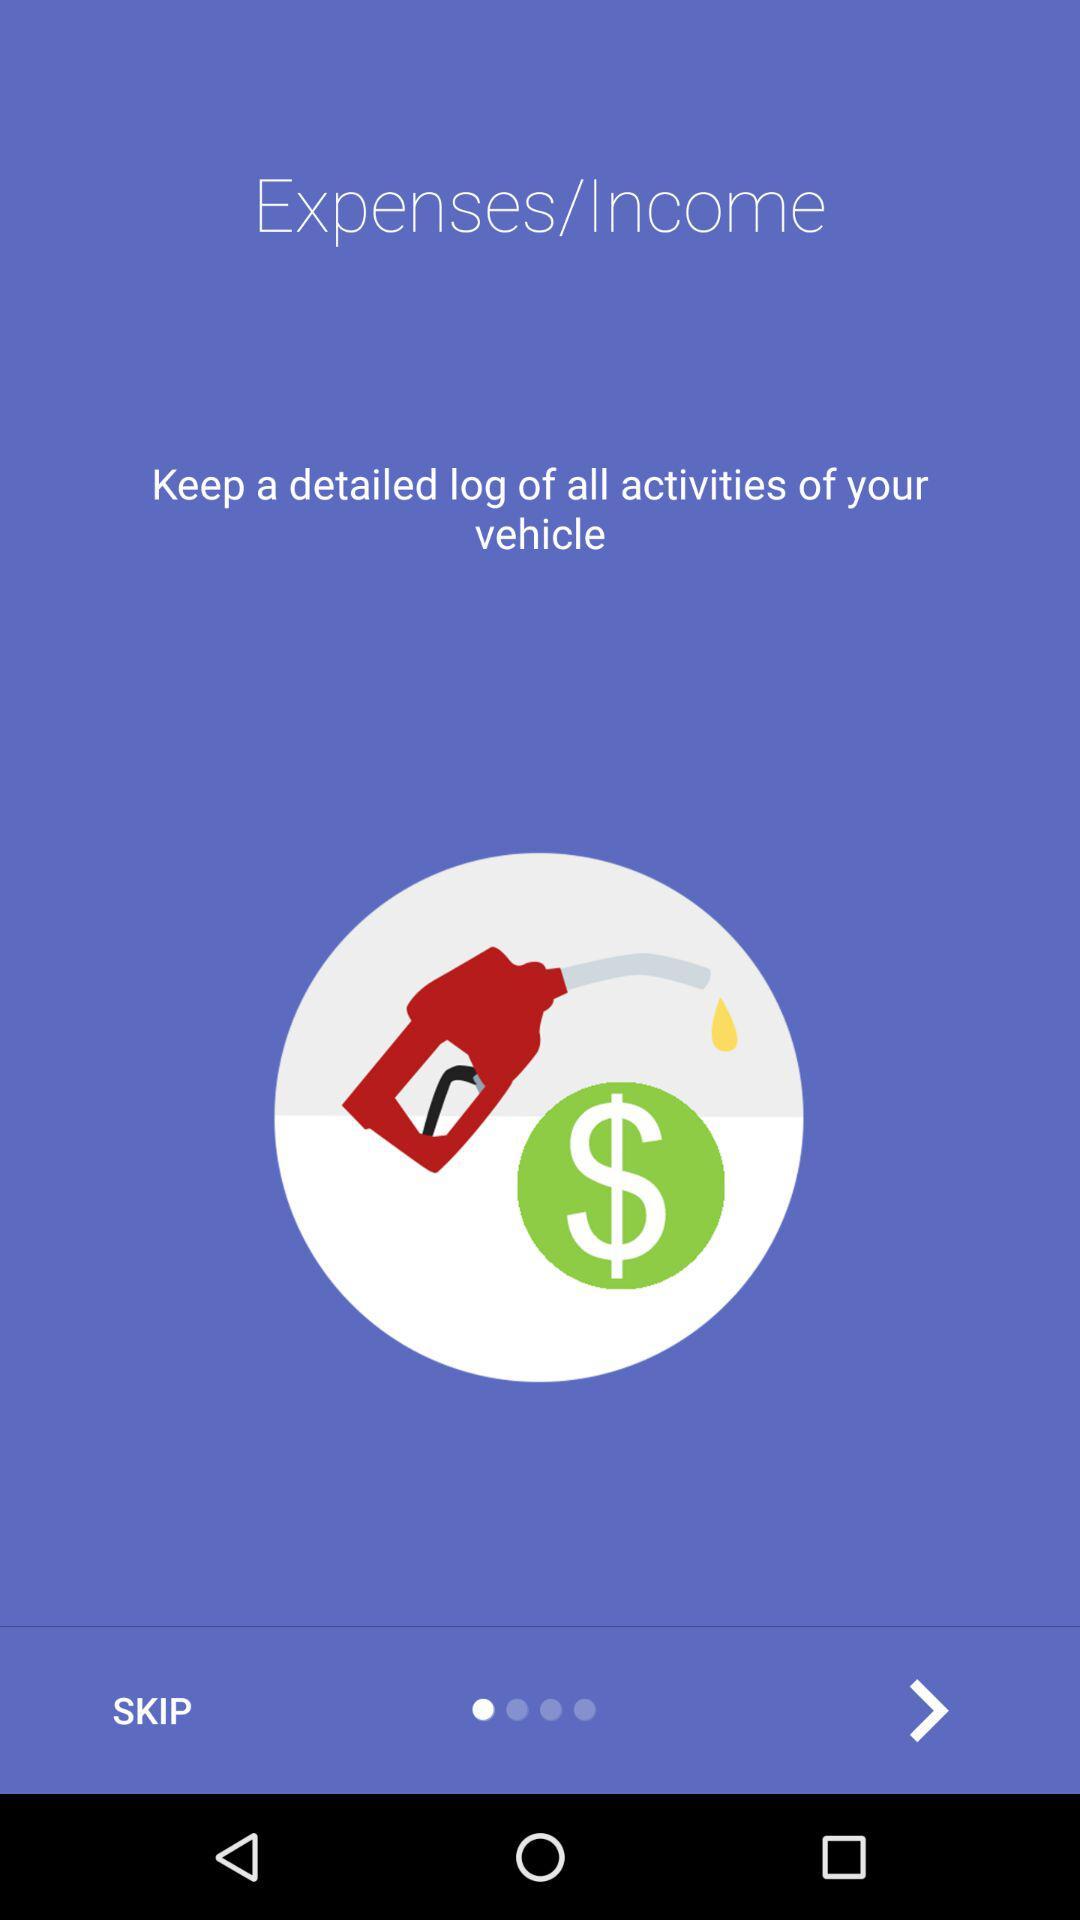 Image resolution: width=1080 pixels, height=1920 pixels. I want to click on the arrow_forward icon, so click(927, 1709).